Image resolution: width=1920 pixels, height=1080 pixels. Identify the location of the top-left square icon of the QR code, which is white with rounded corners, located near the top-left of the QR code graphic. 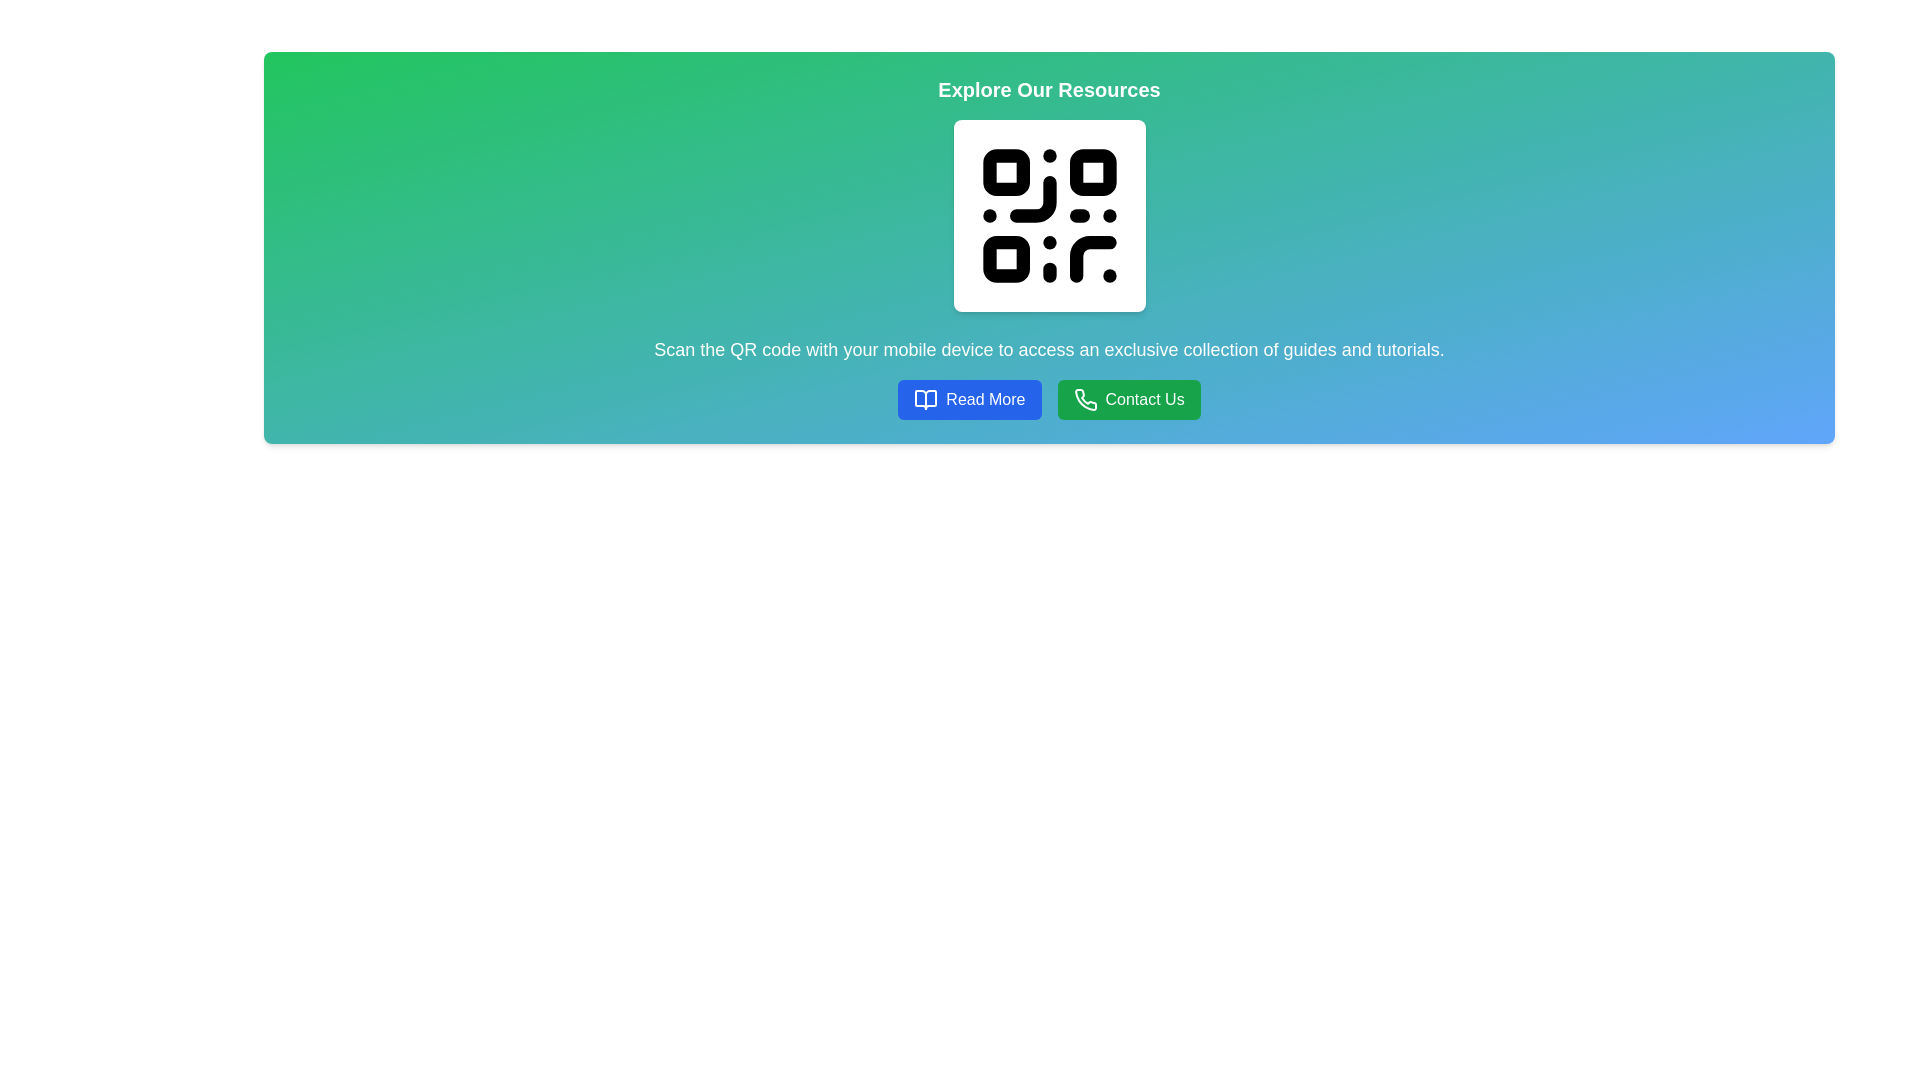
(1006, 171).